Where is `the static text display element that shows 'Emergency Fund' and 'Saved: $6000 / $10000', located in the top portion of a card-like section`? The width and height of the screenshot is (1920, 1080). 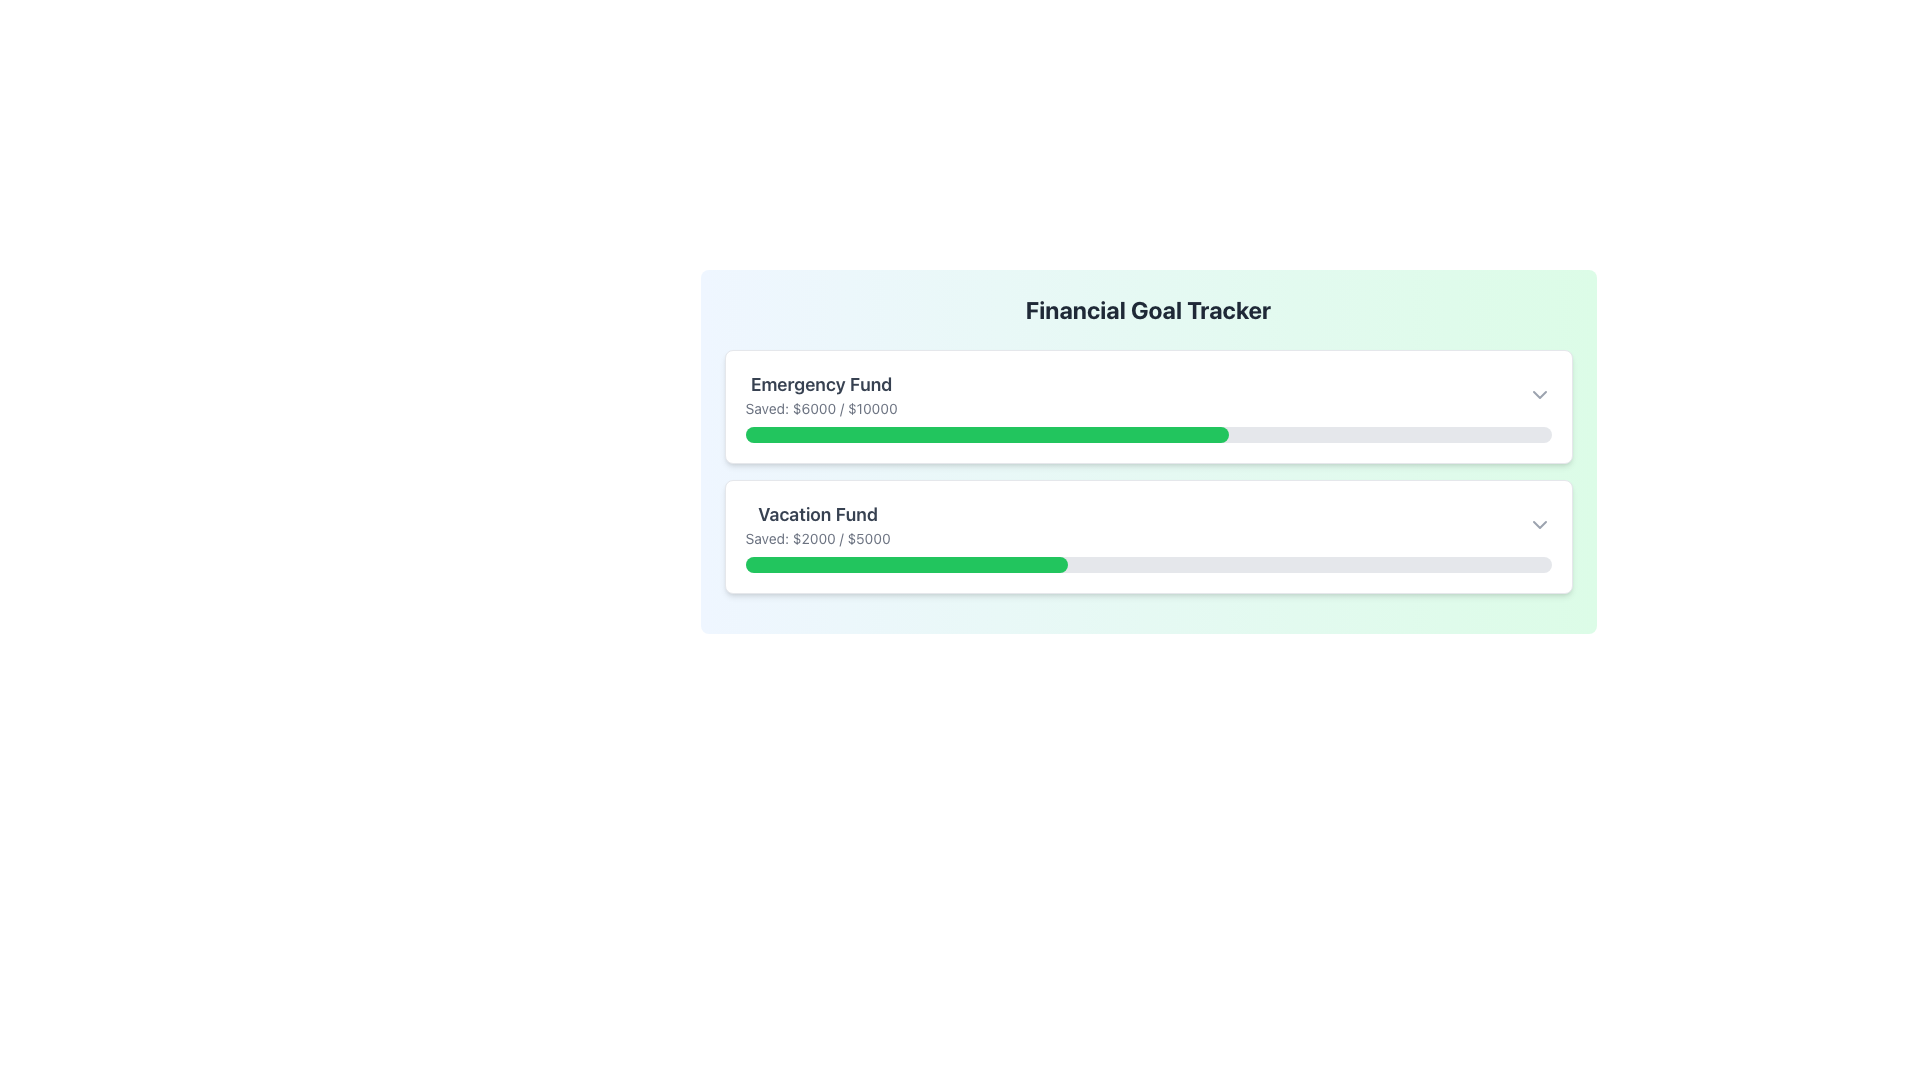 the static text display element that shows 'Emergency Fund' and 'Saved: $6000 / $10000', located in the top portion of a card-like section is located at coordinates (821, 394).